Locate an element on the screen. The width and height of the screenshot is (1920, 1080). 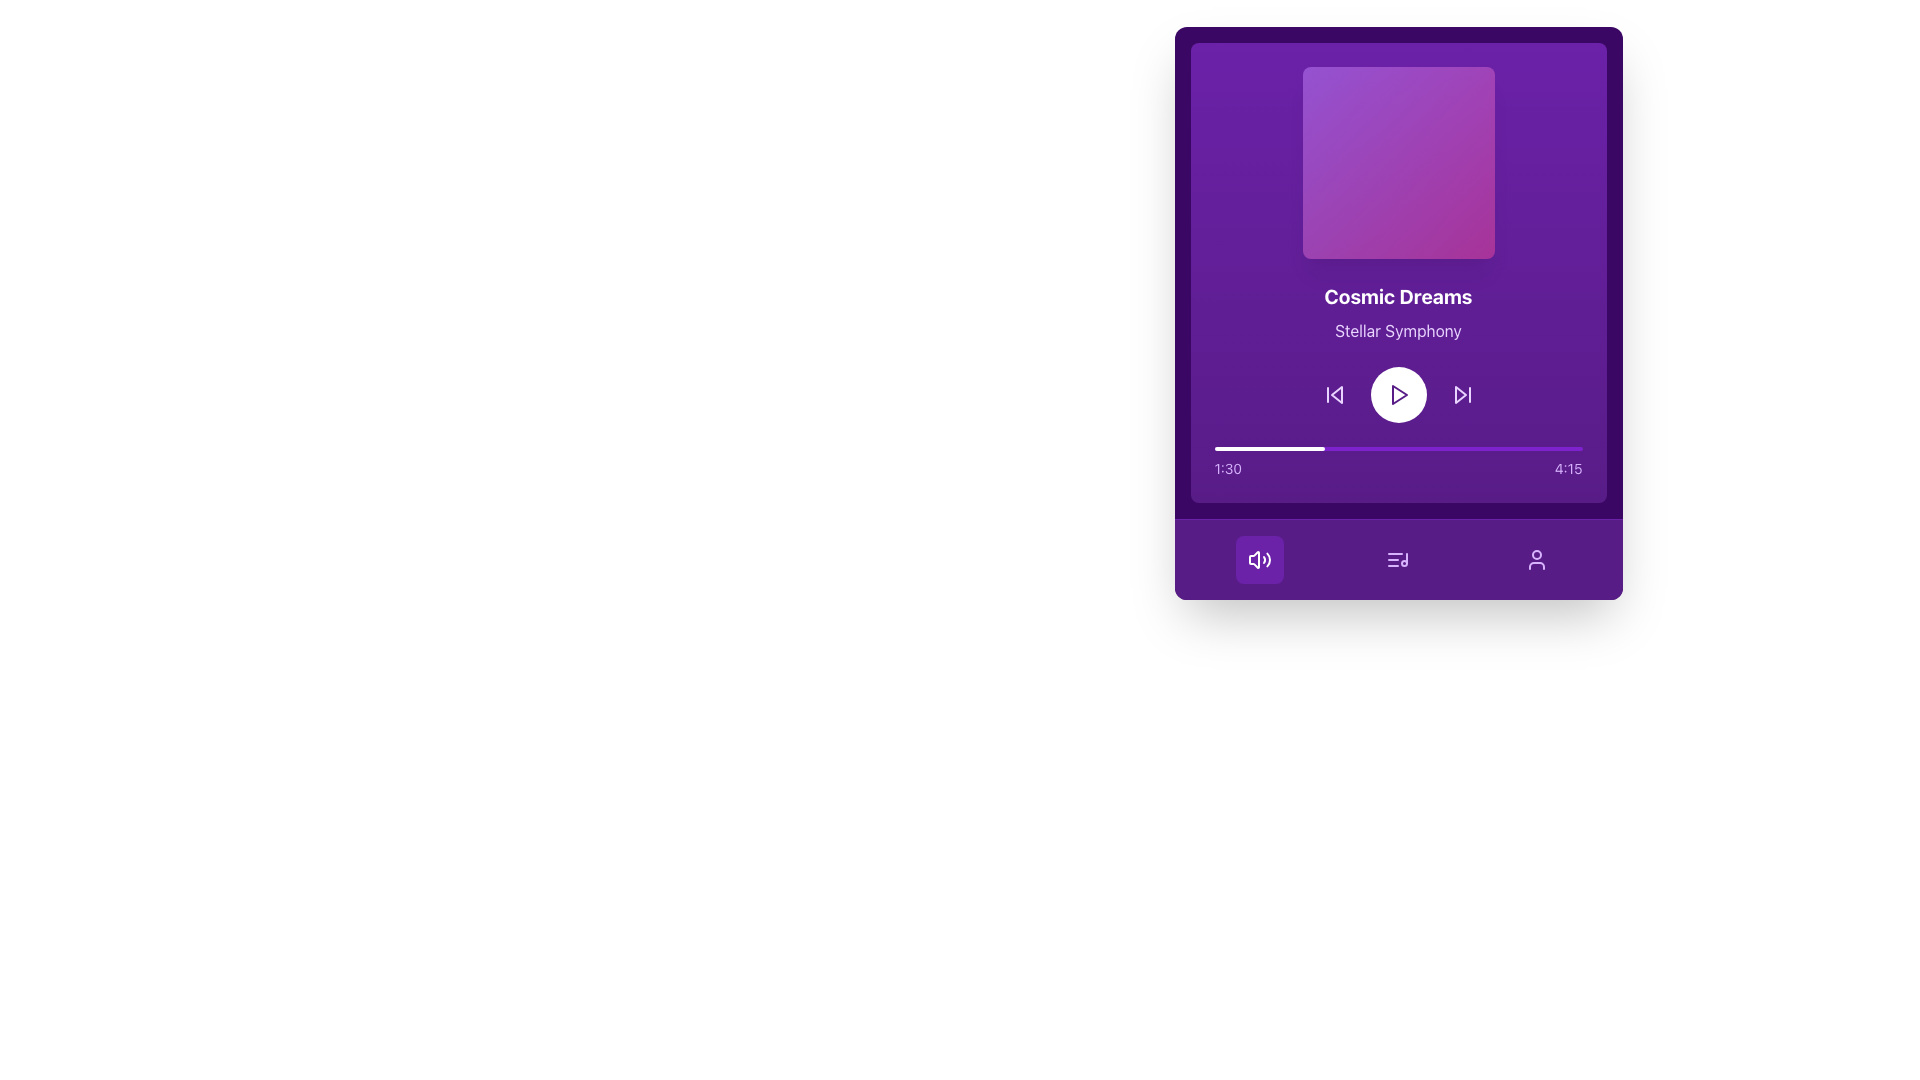
the circular 'Play' button with a white background and purple outline, located centrally below the song title and artist name, to play or pause the media is located at coordinates (1397, 394).